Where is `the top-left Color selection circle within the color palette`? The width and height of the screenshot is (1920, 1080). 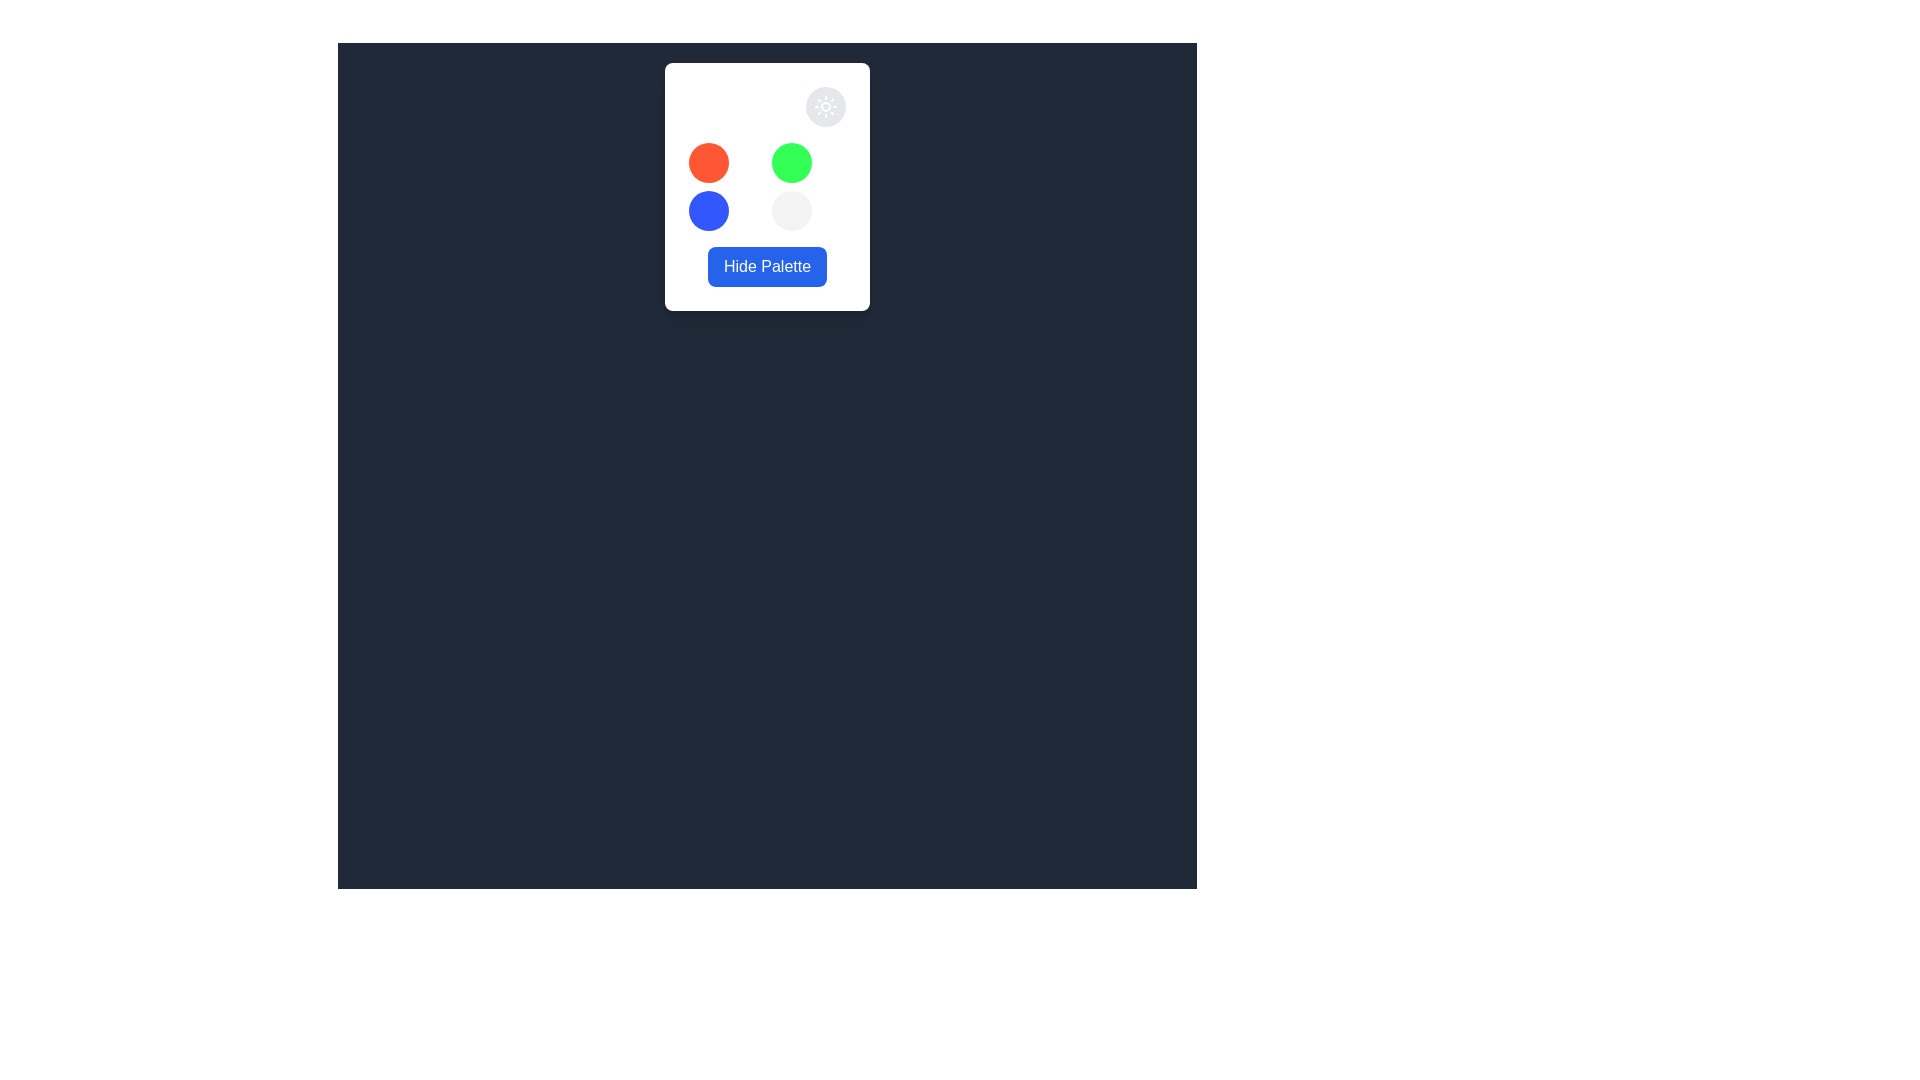 the top-left Color selection circle within the color palette is located at coordinates (709, 161).